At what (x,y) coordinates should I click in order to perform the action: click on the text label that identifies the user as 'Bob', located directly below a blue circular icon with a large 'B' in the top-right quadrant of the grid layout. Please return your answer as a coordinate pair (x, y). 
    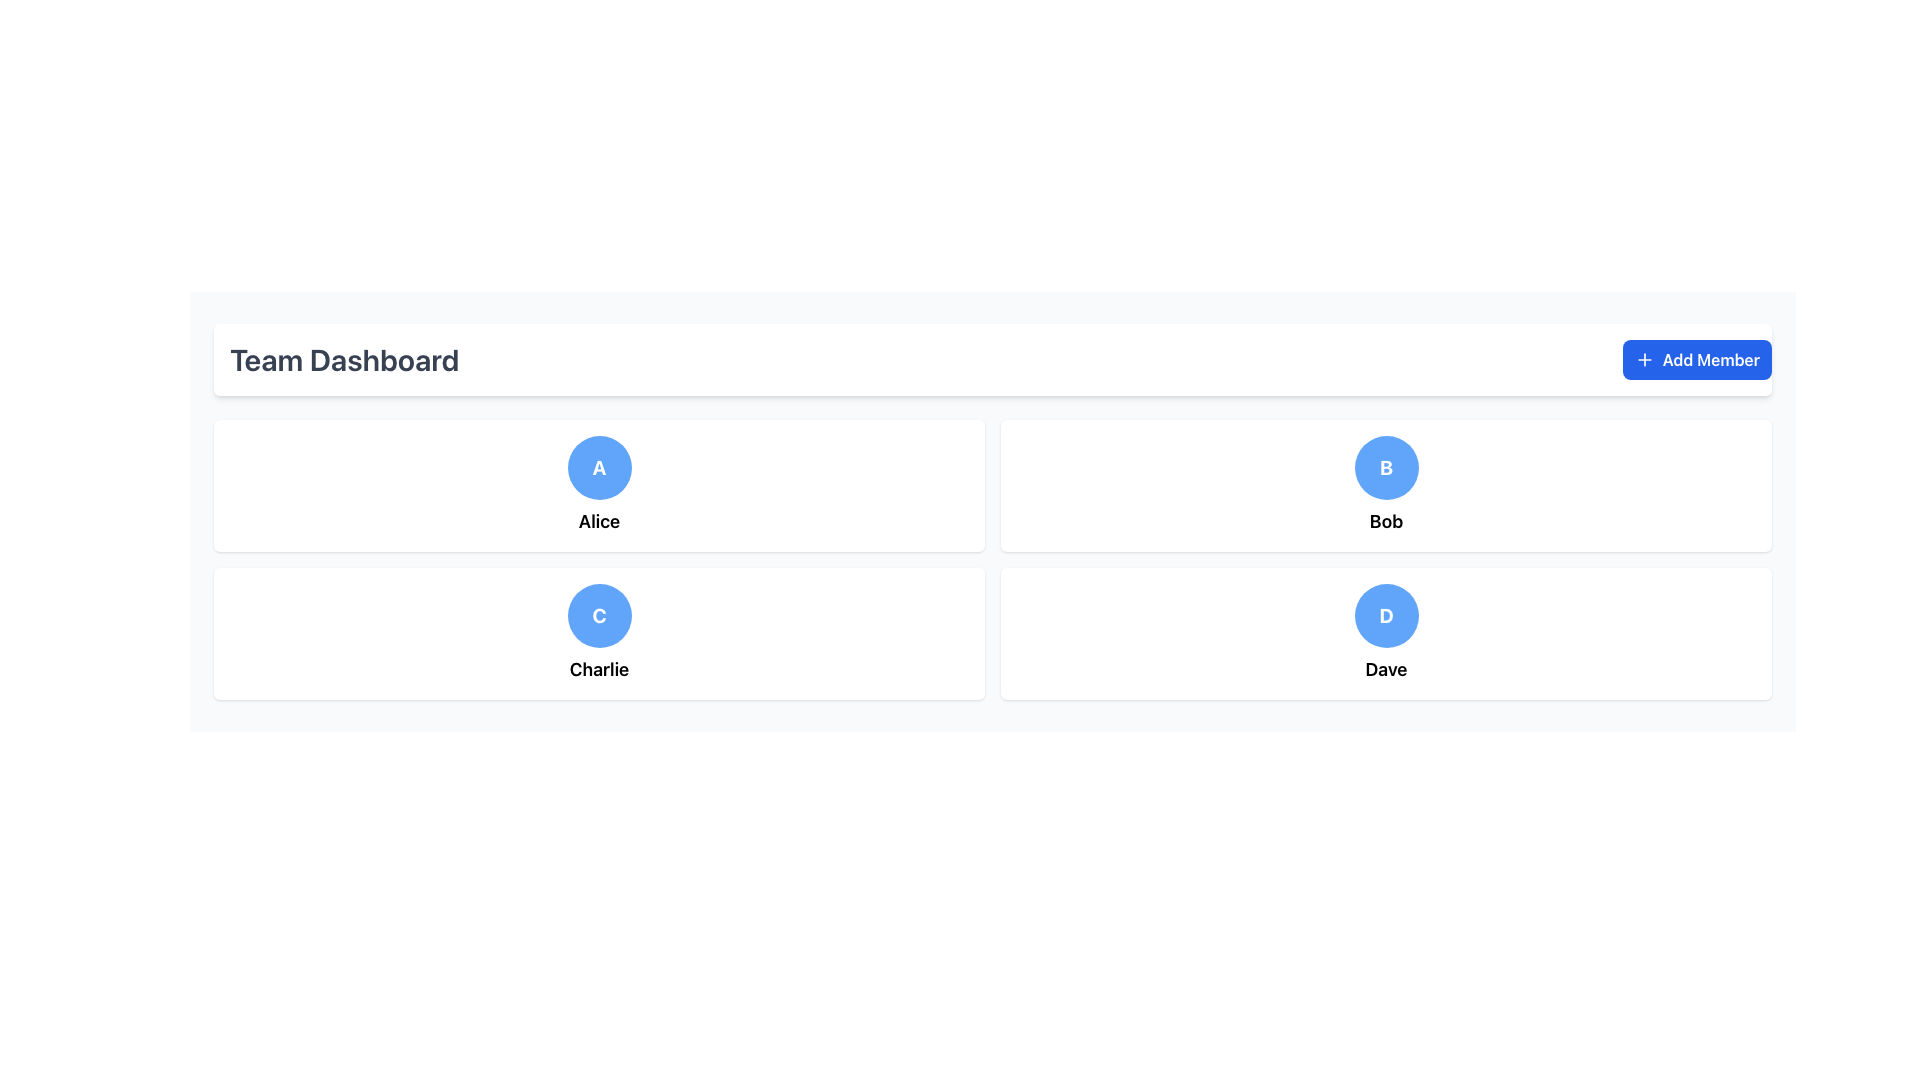
    Looking at the image, I should click on (1385, 520).